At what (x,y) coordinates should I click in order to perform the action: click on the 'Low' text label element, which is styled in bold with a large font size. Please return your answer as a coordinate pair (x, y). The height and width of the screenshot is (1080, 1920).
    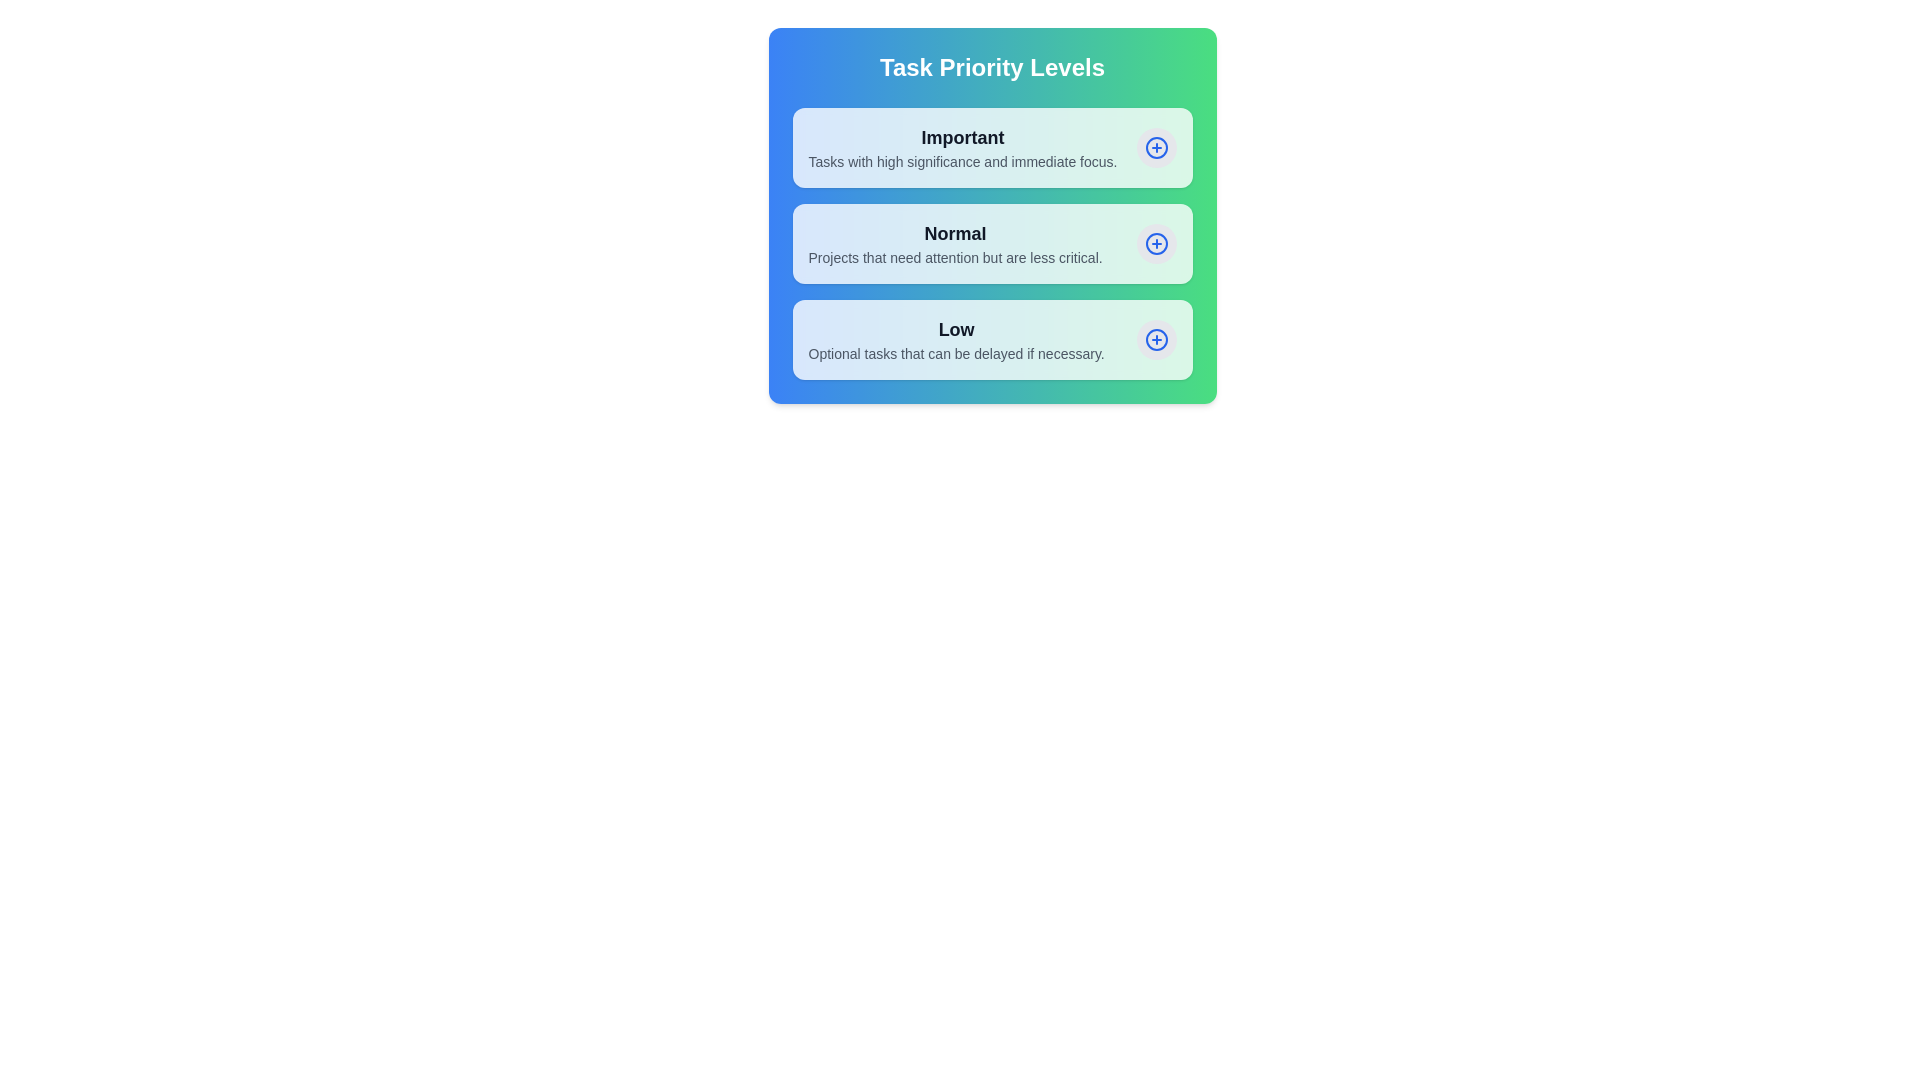
    Looking at the image, I should click on (955, 329).